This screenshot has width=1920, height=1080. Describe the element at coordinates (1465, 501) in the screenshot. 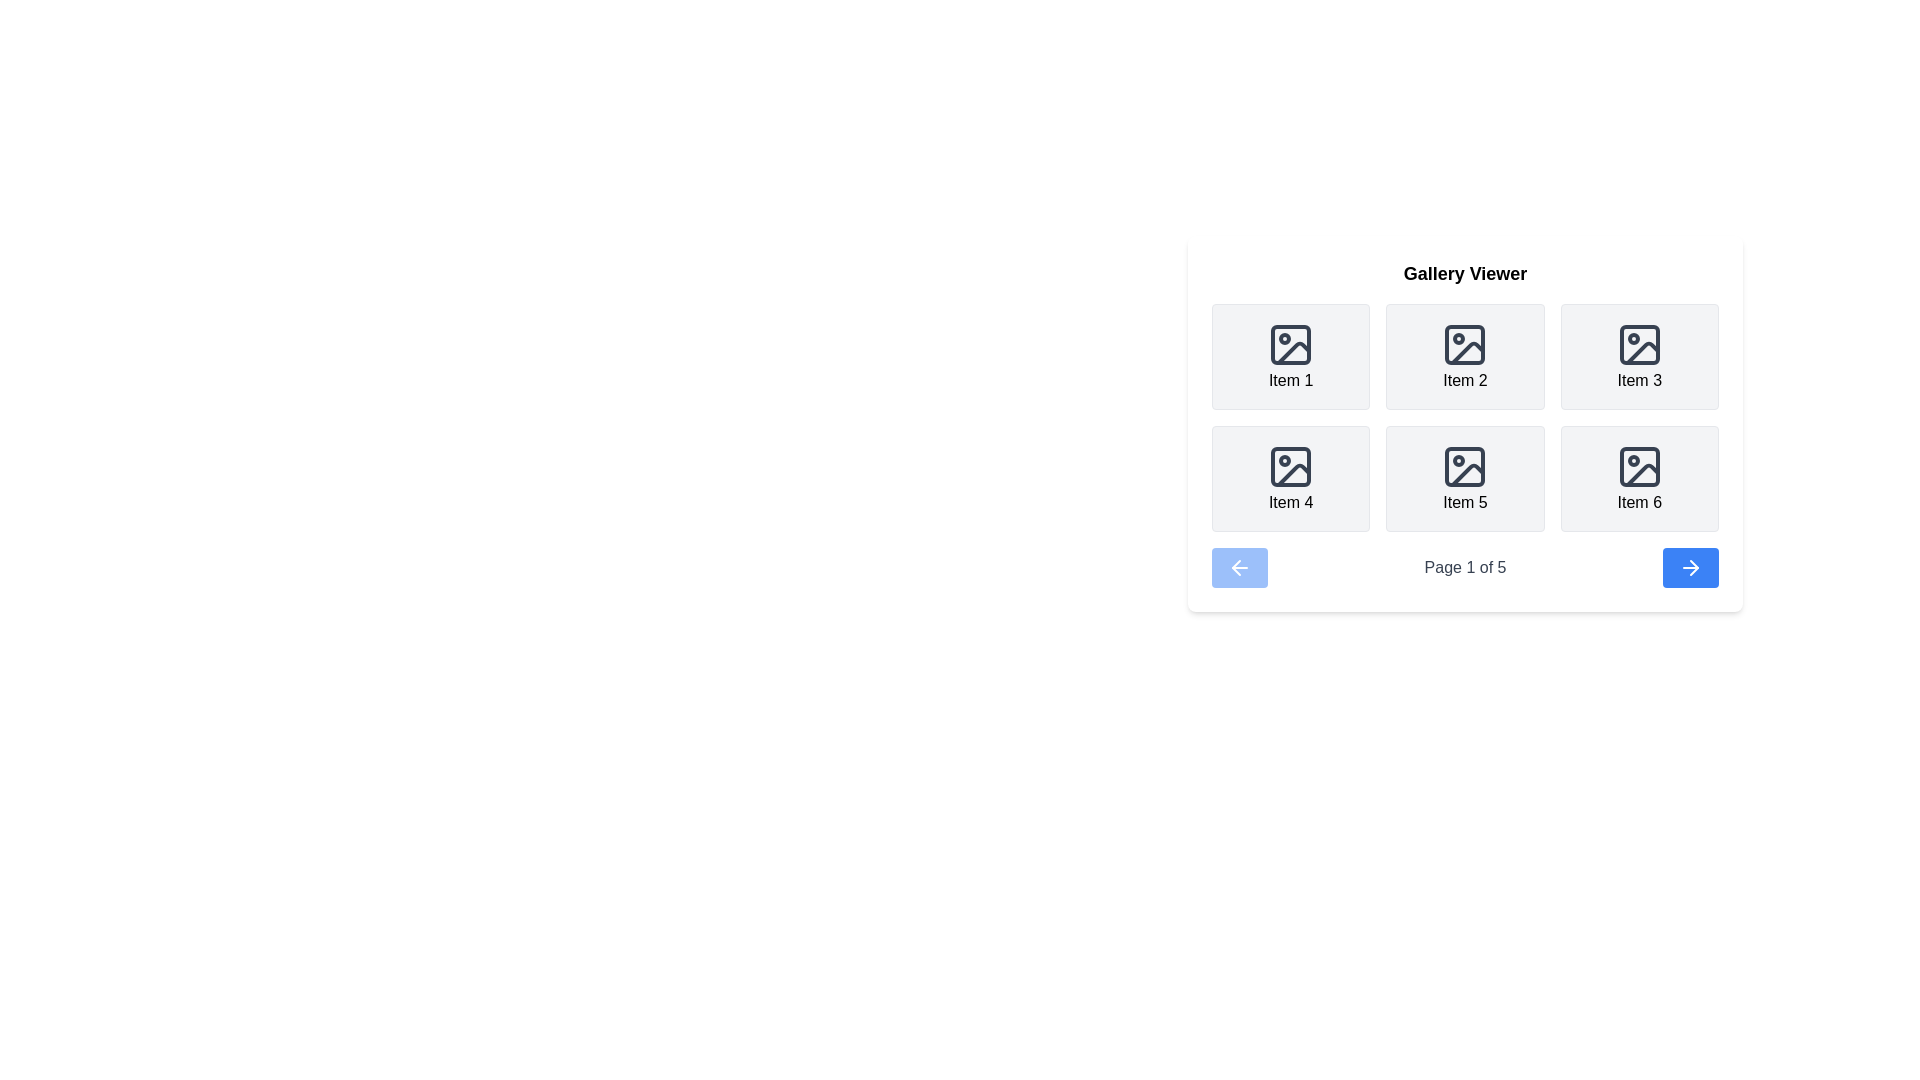

I see `the text label that identifies the fifth item in the grid layout located at the lower-left corner of the bottom row` at that location.